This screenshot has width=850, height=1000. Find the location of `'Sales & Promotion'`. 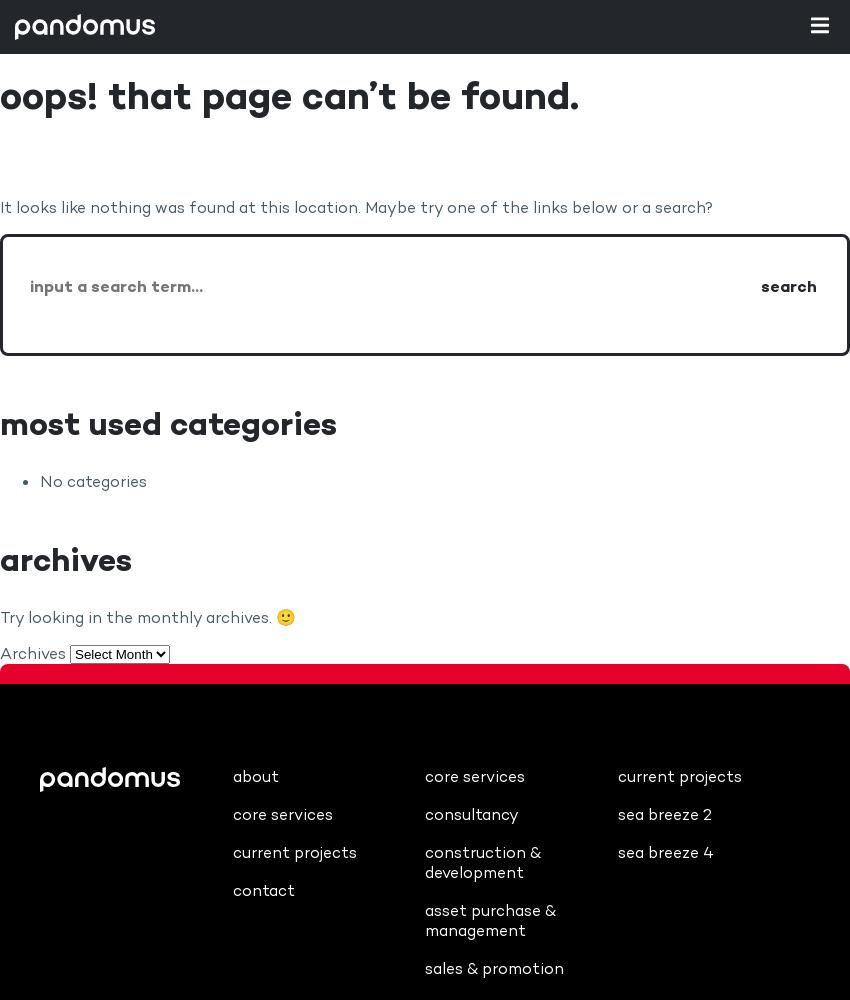

'Sales & Promotion' is located at coordinates (494, 967).